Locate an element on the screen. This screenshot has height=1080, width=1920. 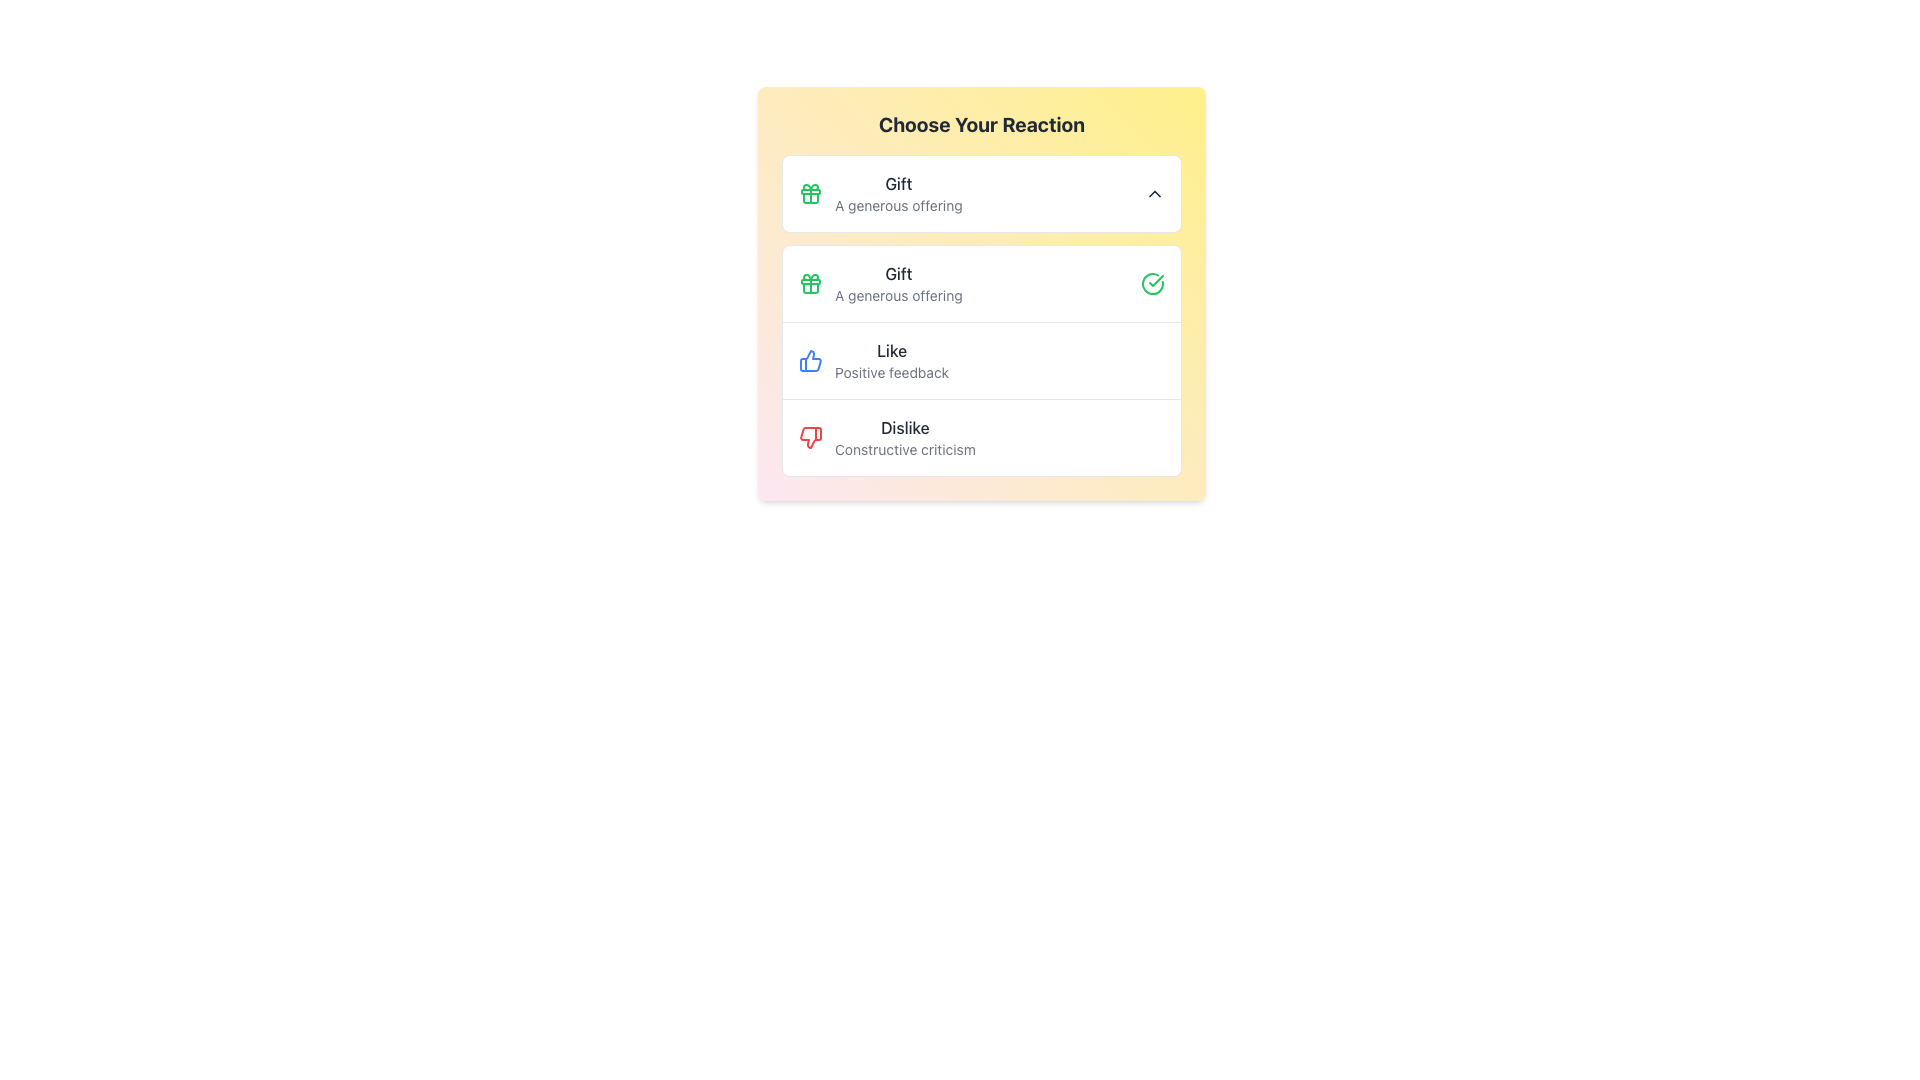
the graphical element of the green gift icon located at the top left of the first option in the 'Choose Your Reaction' list is located at coordinates (811, 192).